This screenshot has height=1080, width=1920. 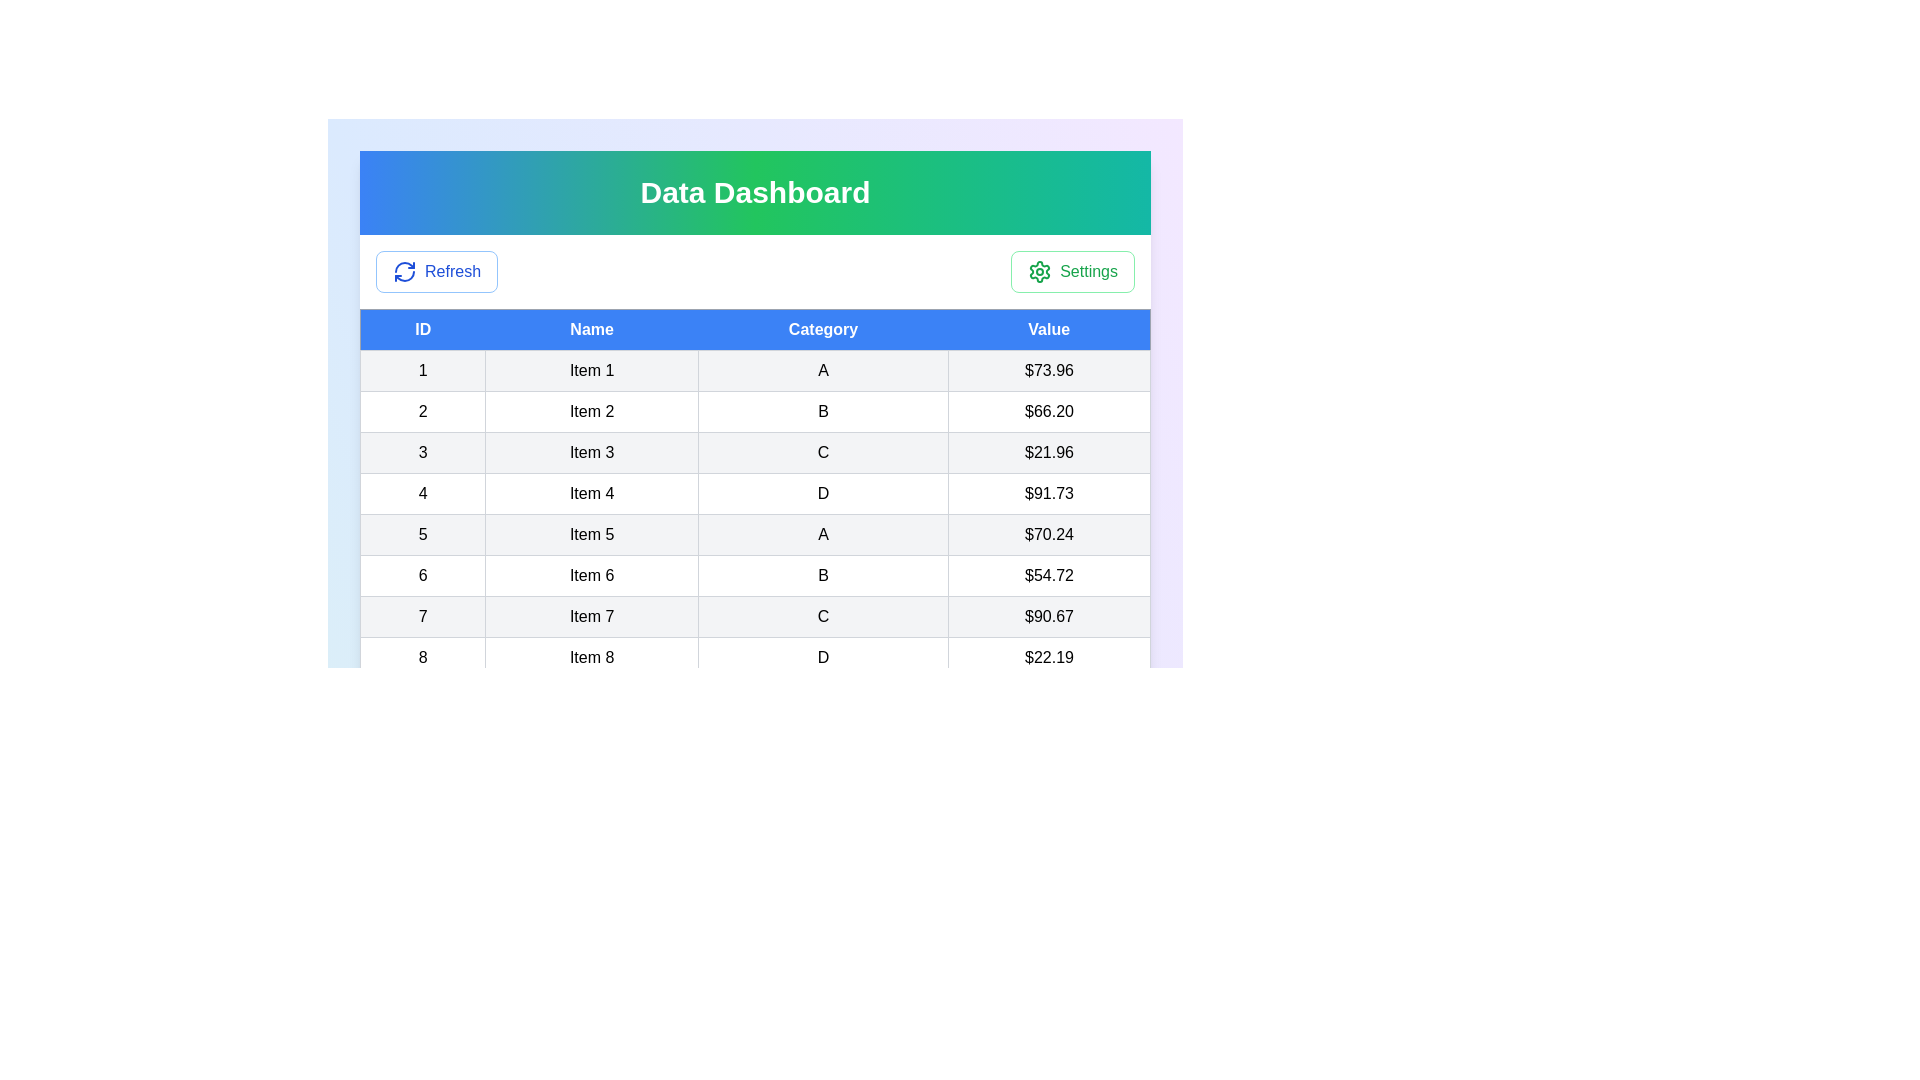 What do you see at coordinates (1048, 329) in the screenshot?
I see `the table header Value to sort or filter the column` at bounding box center [1048, 329].